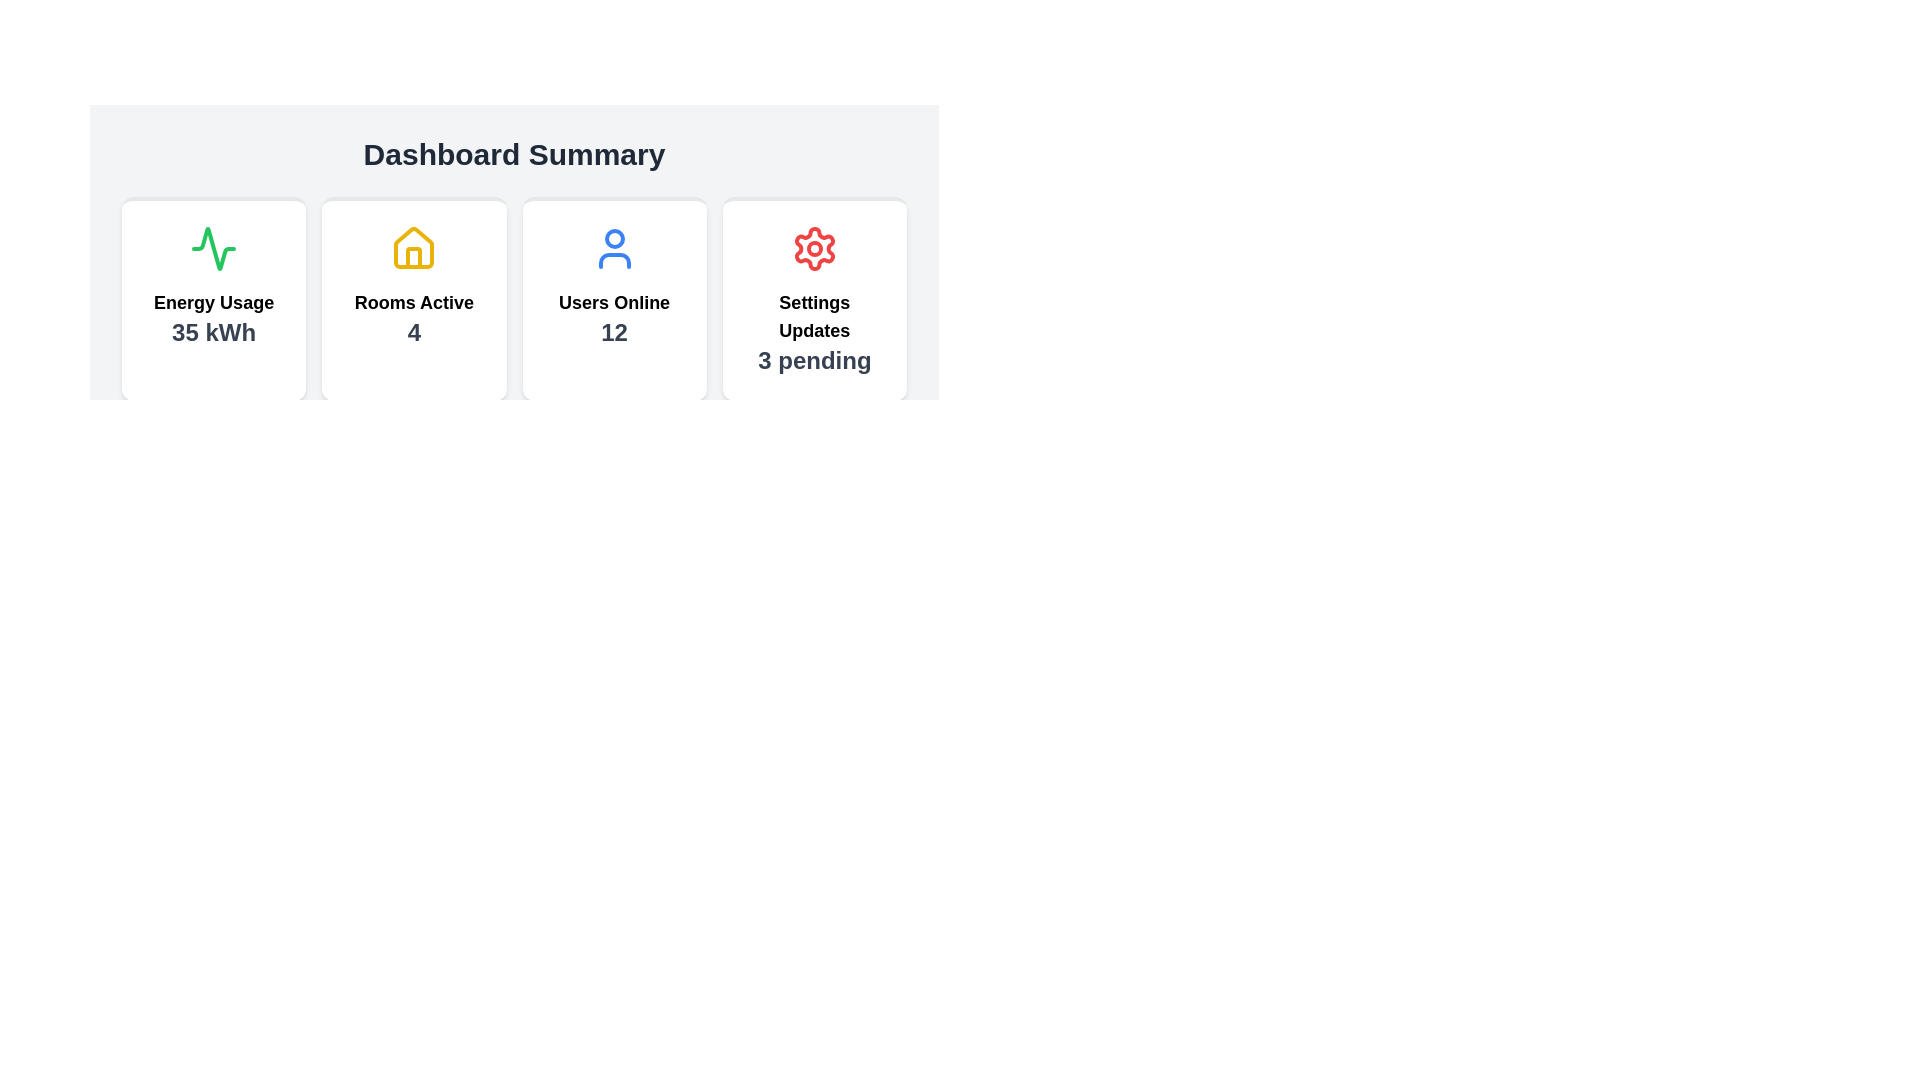 The width and height of the screenshot is (1920, 1080). What do you see at coordinates (413, 257) in the screenshot?
I see `the door representation in the house icon within the 'Rooms Active' card in the Dashboard Summary` at bounding box center [413, 257].